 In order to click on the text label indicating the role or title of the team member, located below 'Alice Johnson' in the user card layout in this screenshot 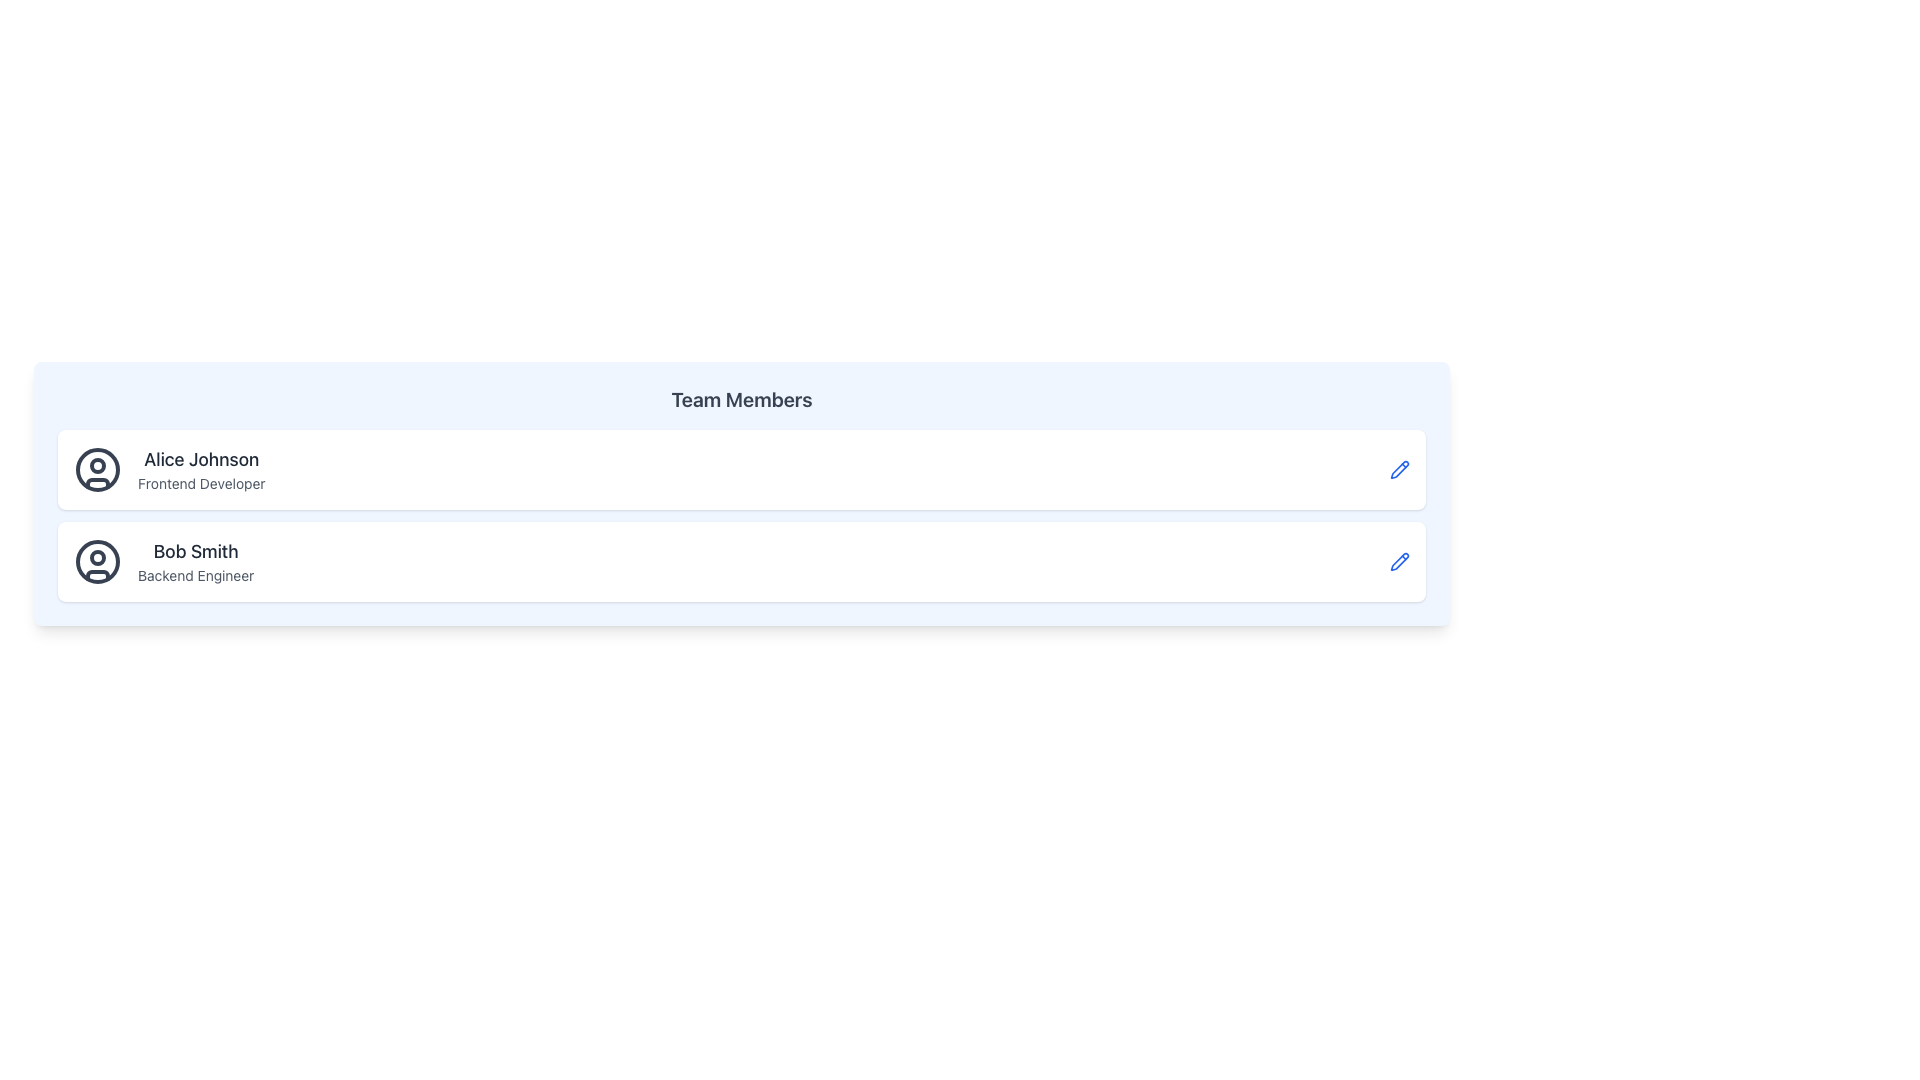, I will do `click(201, 483)`.